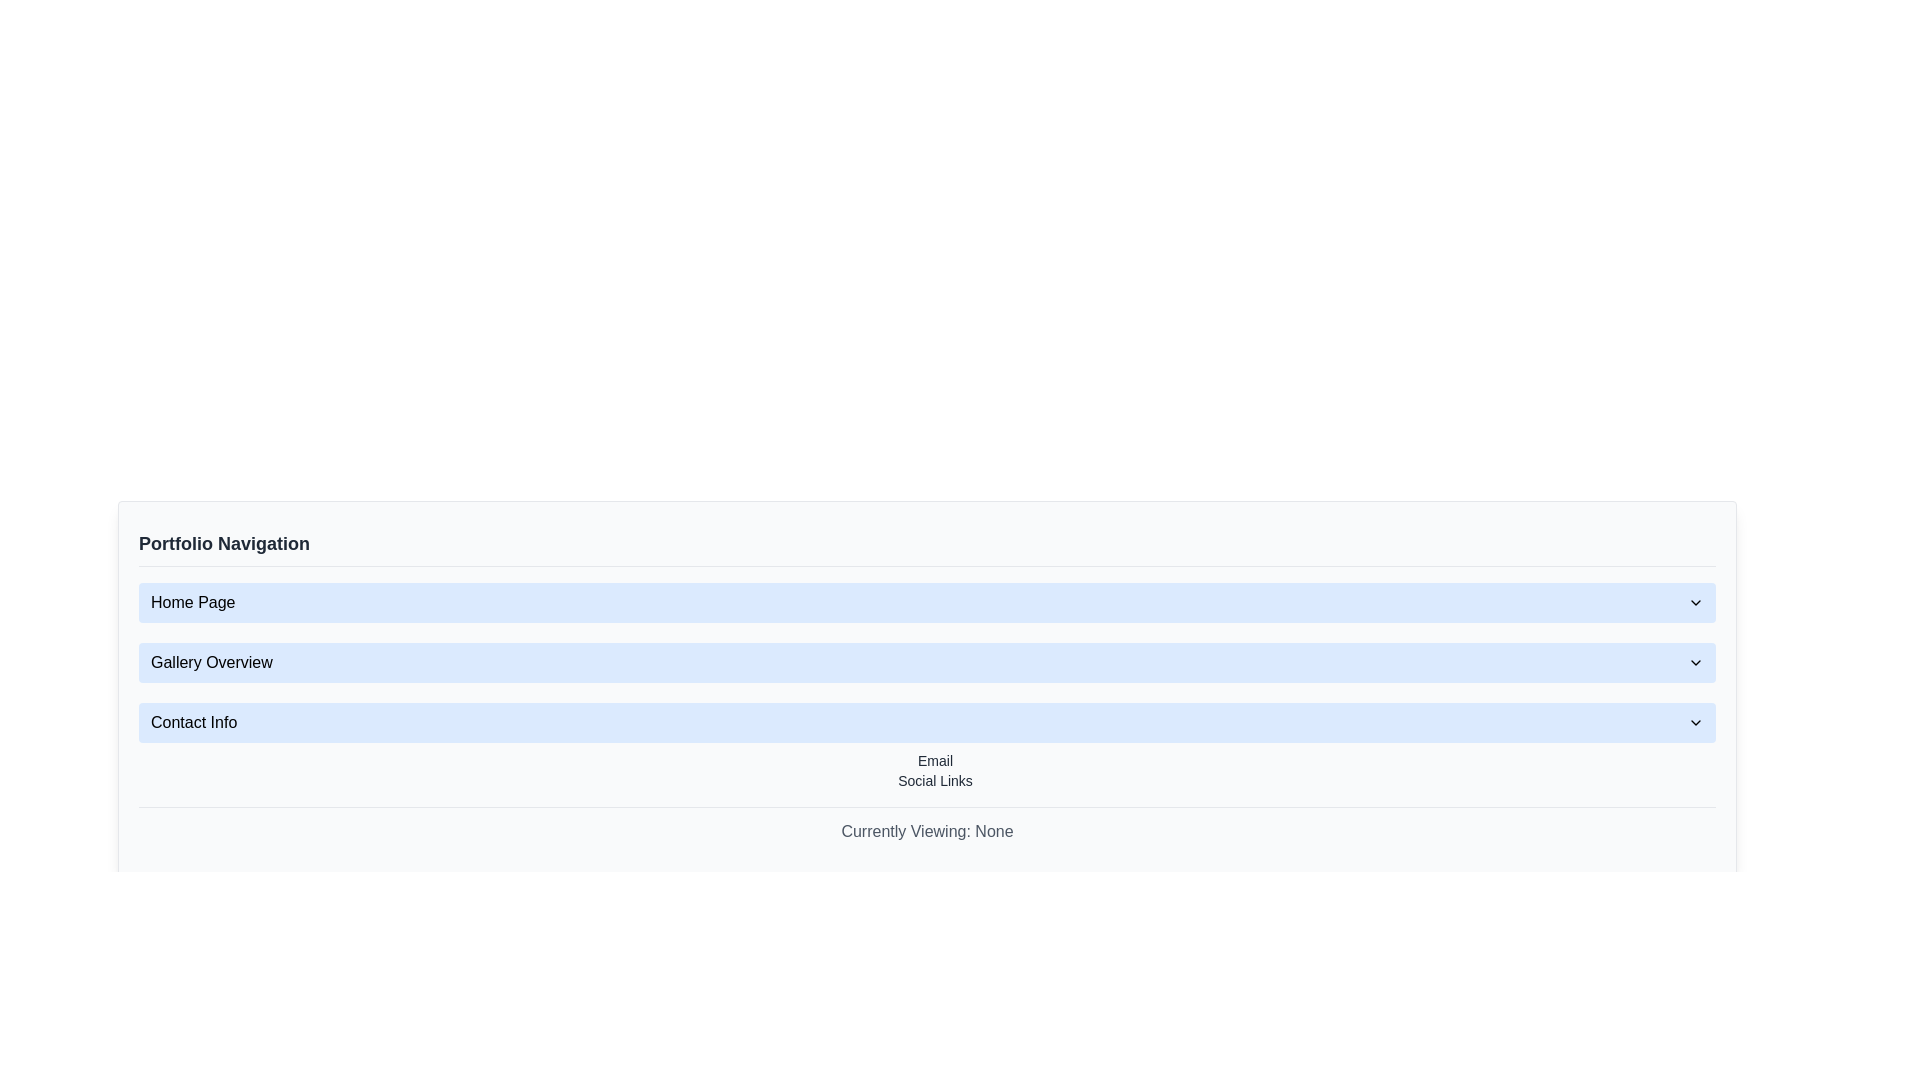 The width and height of the screenshot is (1920, 1080). I want to click on the 'Gallery Overview' dropdown menu item in the navigation list, so click(926, 663).